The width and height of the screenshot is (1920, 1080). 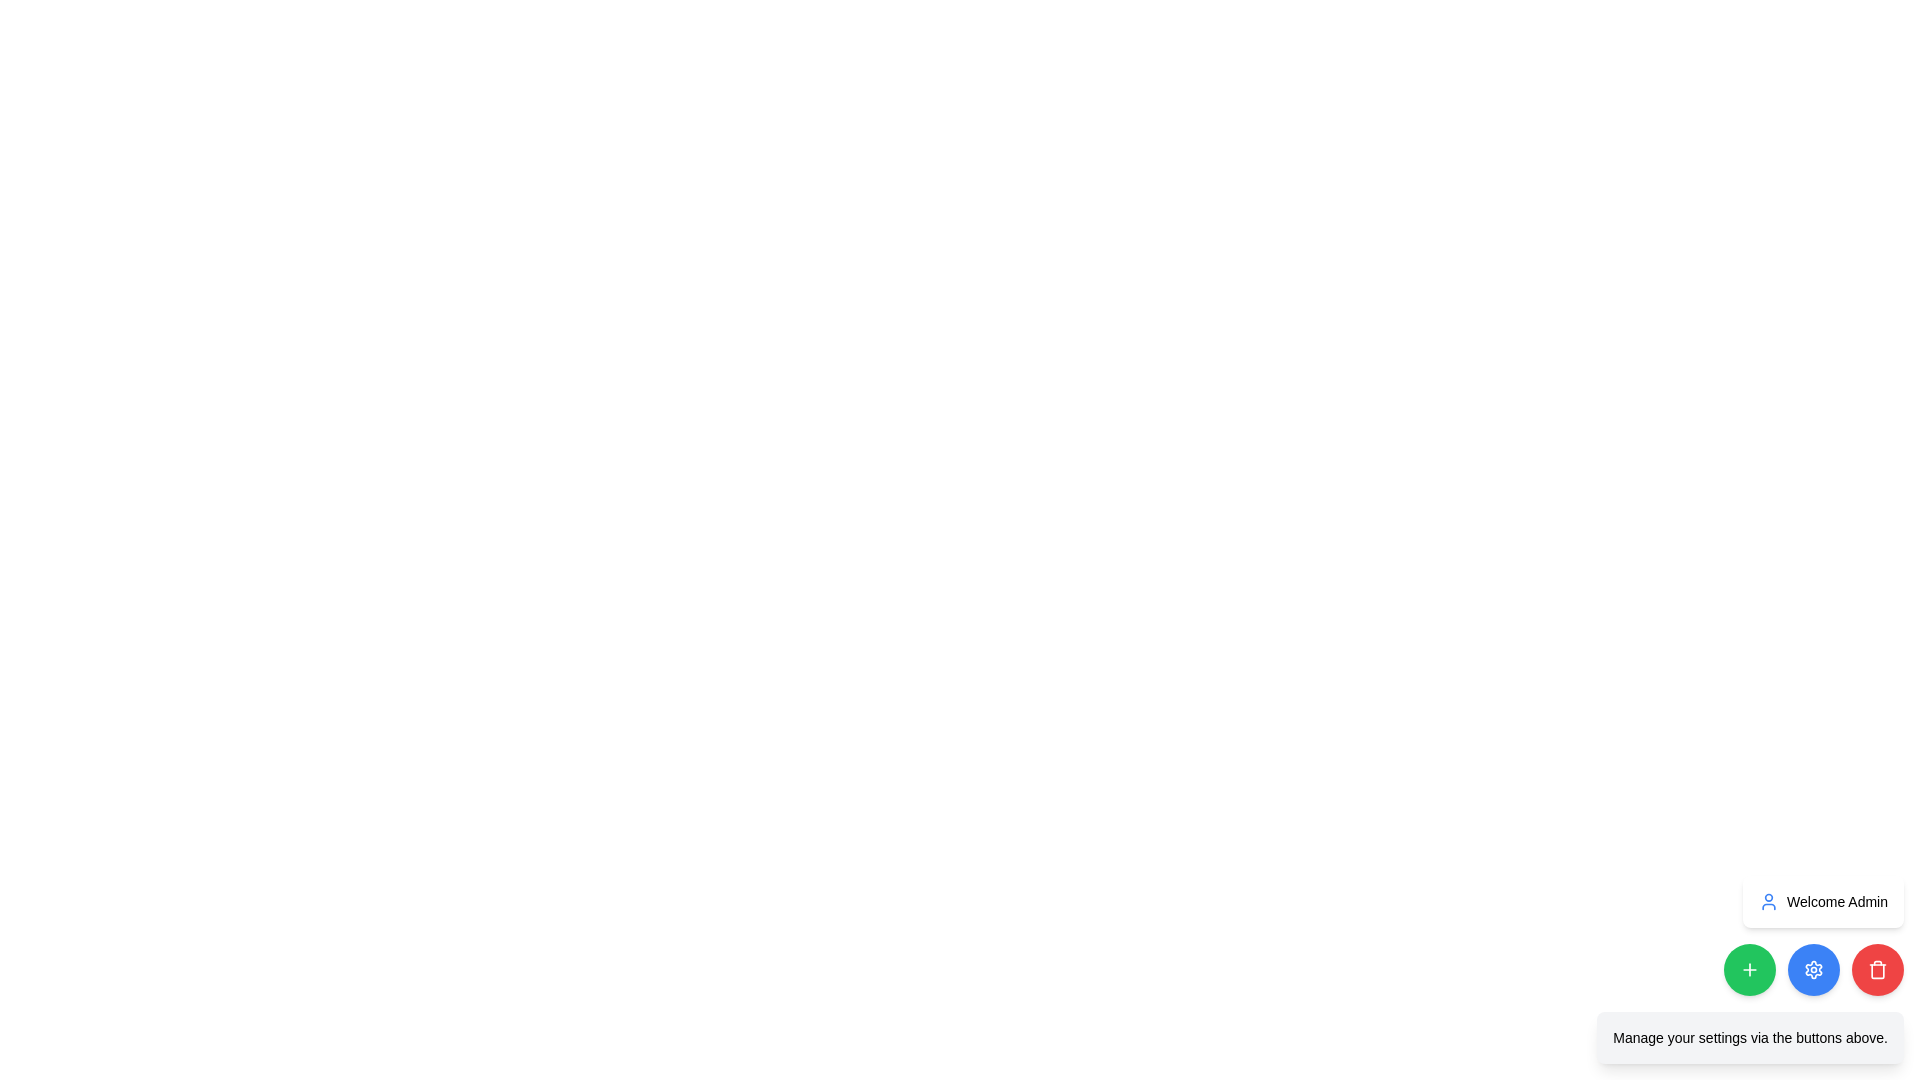 I want to click on the circular green icon with a white plus sign, so click(x=1749, y=968).